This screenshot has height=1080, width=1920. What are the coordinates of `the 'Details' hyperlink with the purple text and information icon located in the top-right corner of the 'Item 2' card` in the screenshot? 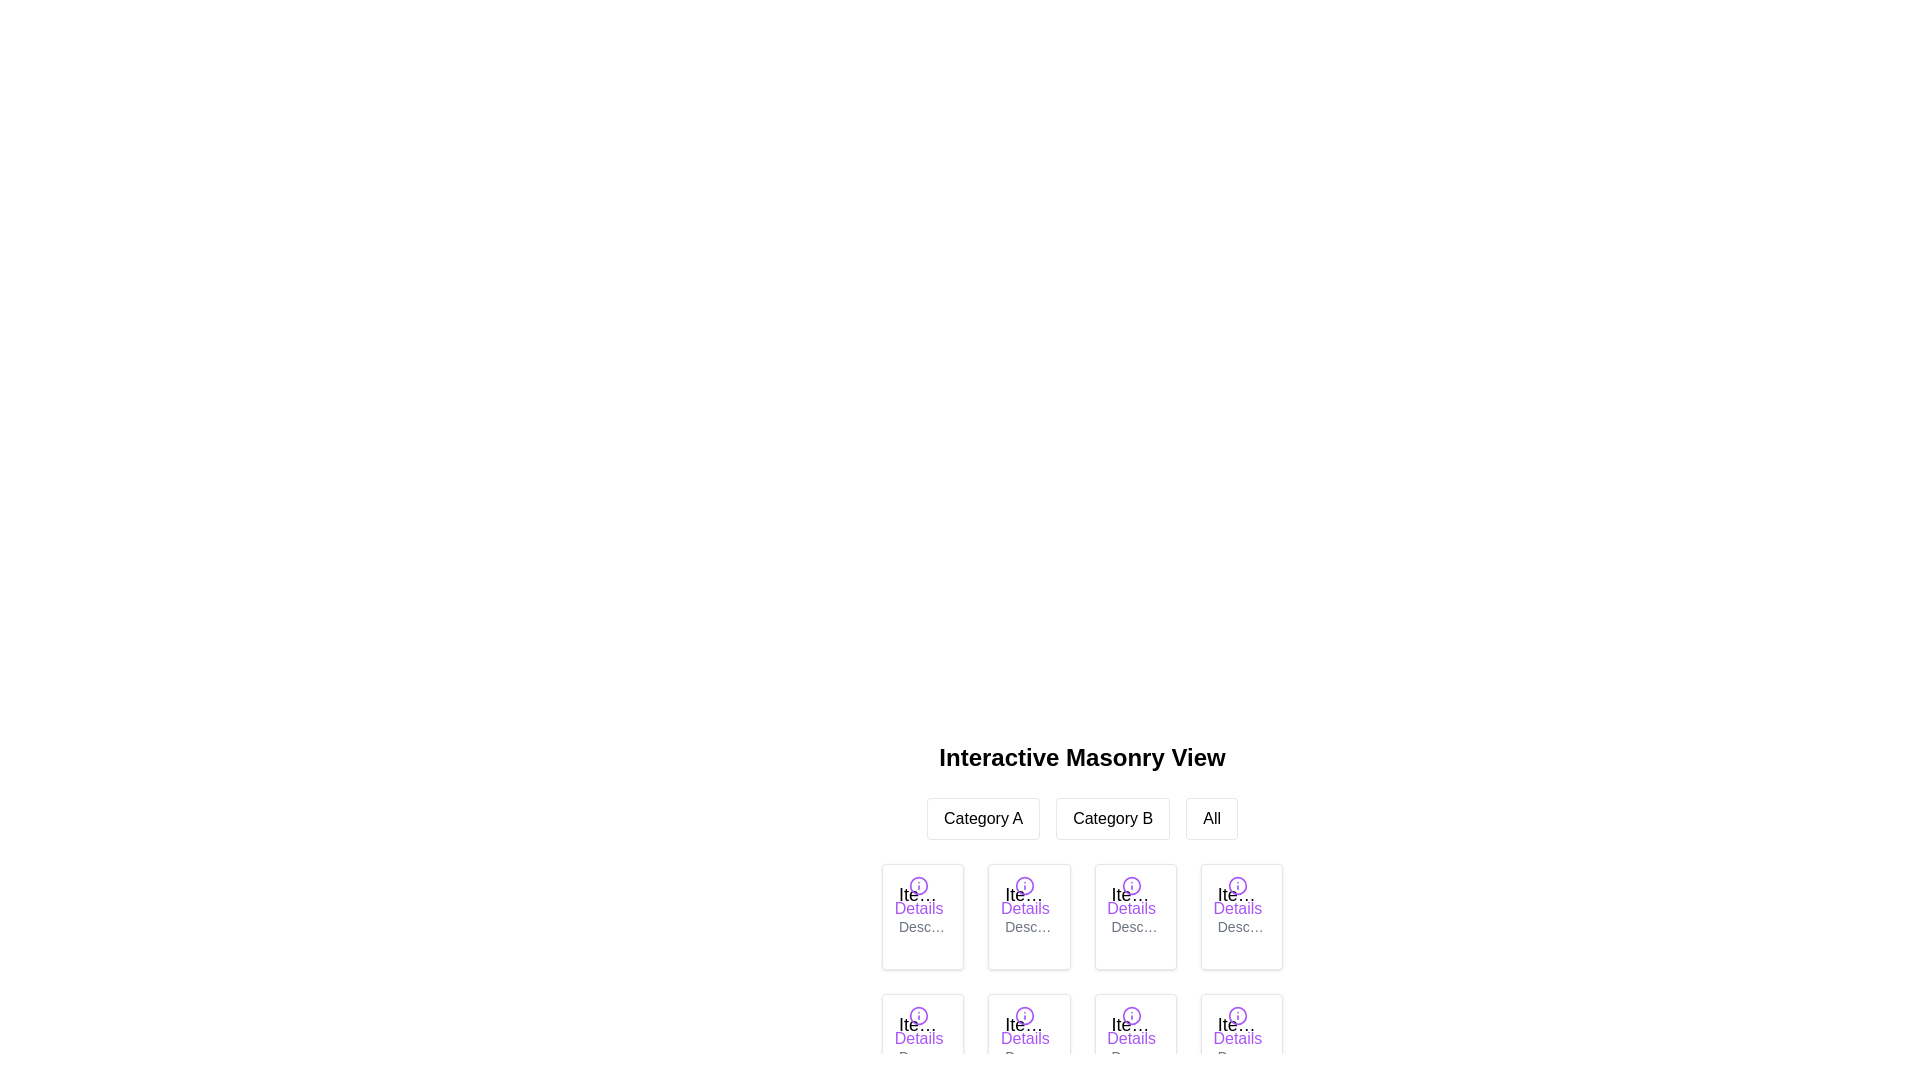 It's located at (1025, 896).